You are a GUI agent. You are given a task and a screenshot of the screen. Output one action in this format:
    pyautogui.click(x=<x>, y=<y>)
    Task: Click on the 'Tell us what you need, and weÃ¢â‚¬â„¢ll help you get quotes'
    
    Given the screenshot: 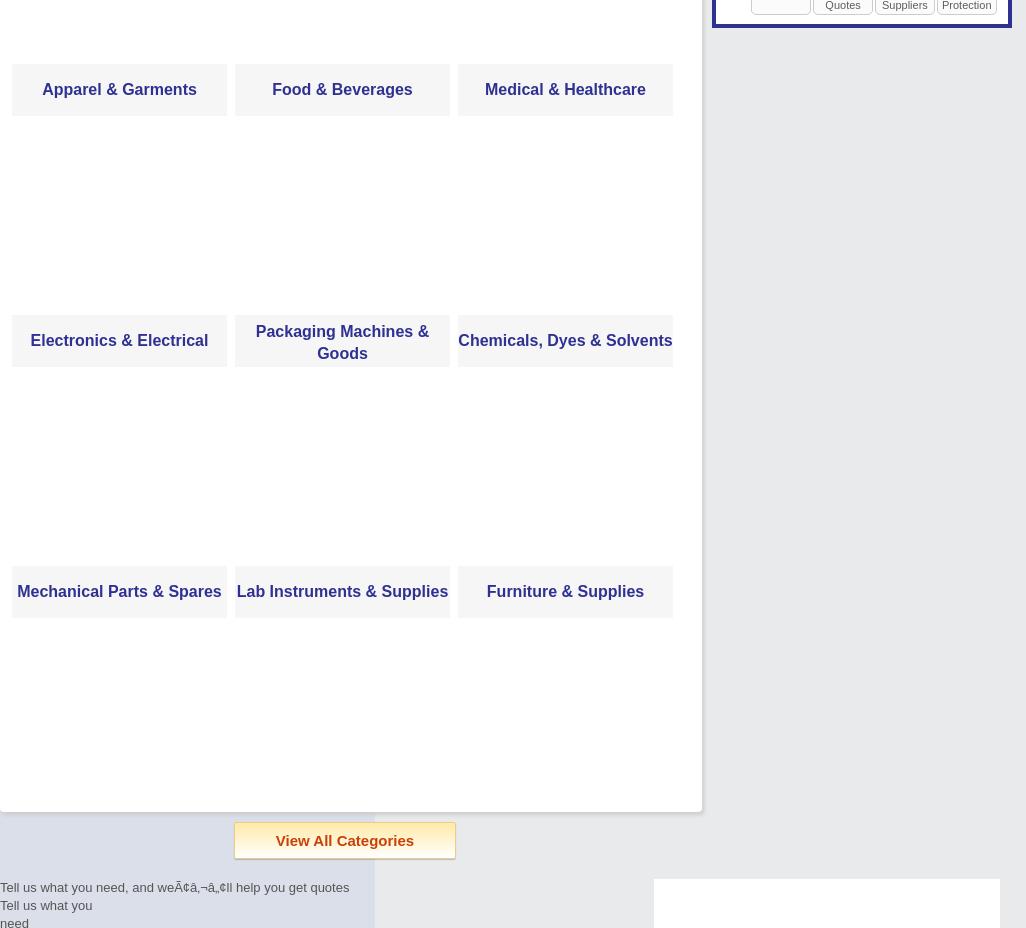 What is the action you would take?
    pyautogui.click(x=173, y=887)
    